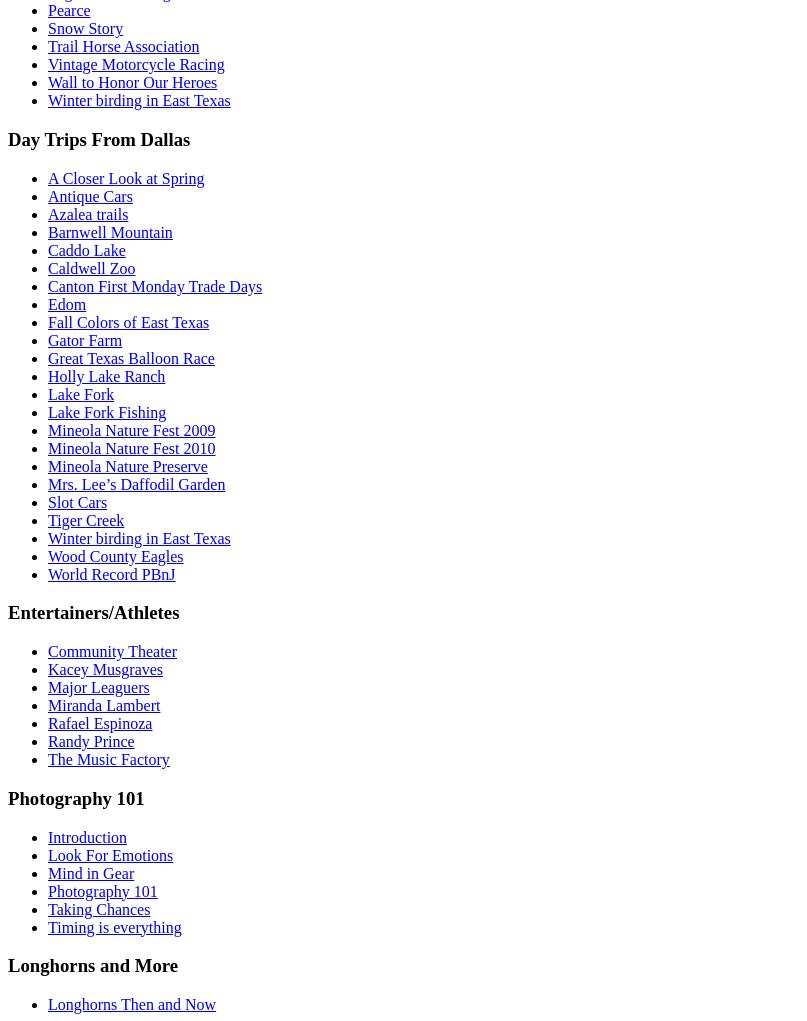  Describe the element at coordinates (135, 482) in the screenshot. I see `'Mrs. Lee’s Daffodil Garden'` at that location.